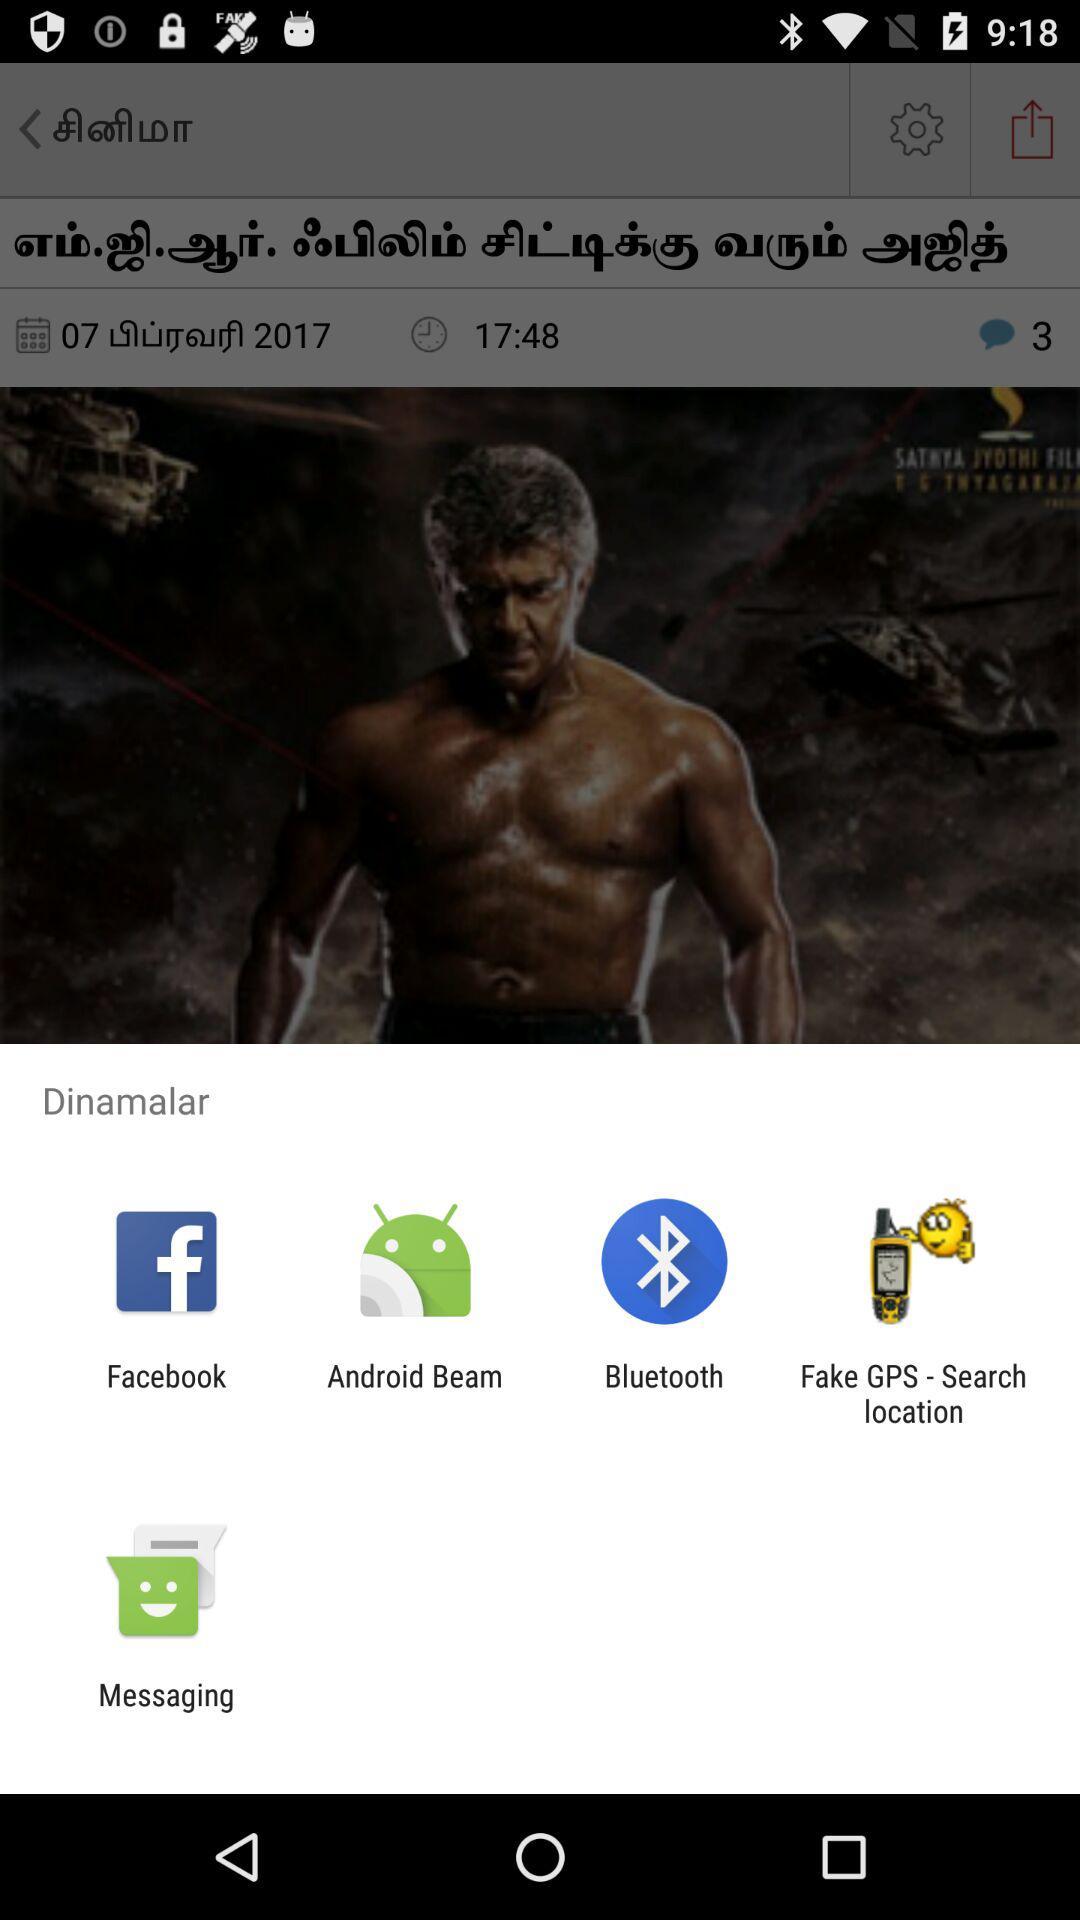  What do you see at coordinates (664, 1392) in the screenshot?
I see `the icon next to the android beam item` at bounding box center [664, 1392].